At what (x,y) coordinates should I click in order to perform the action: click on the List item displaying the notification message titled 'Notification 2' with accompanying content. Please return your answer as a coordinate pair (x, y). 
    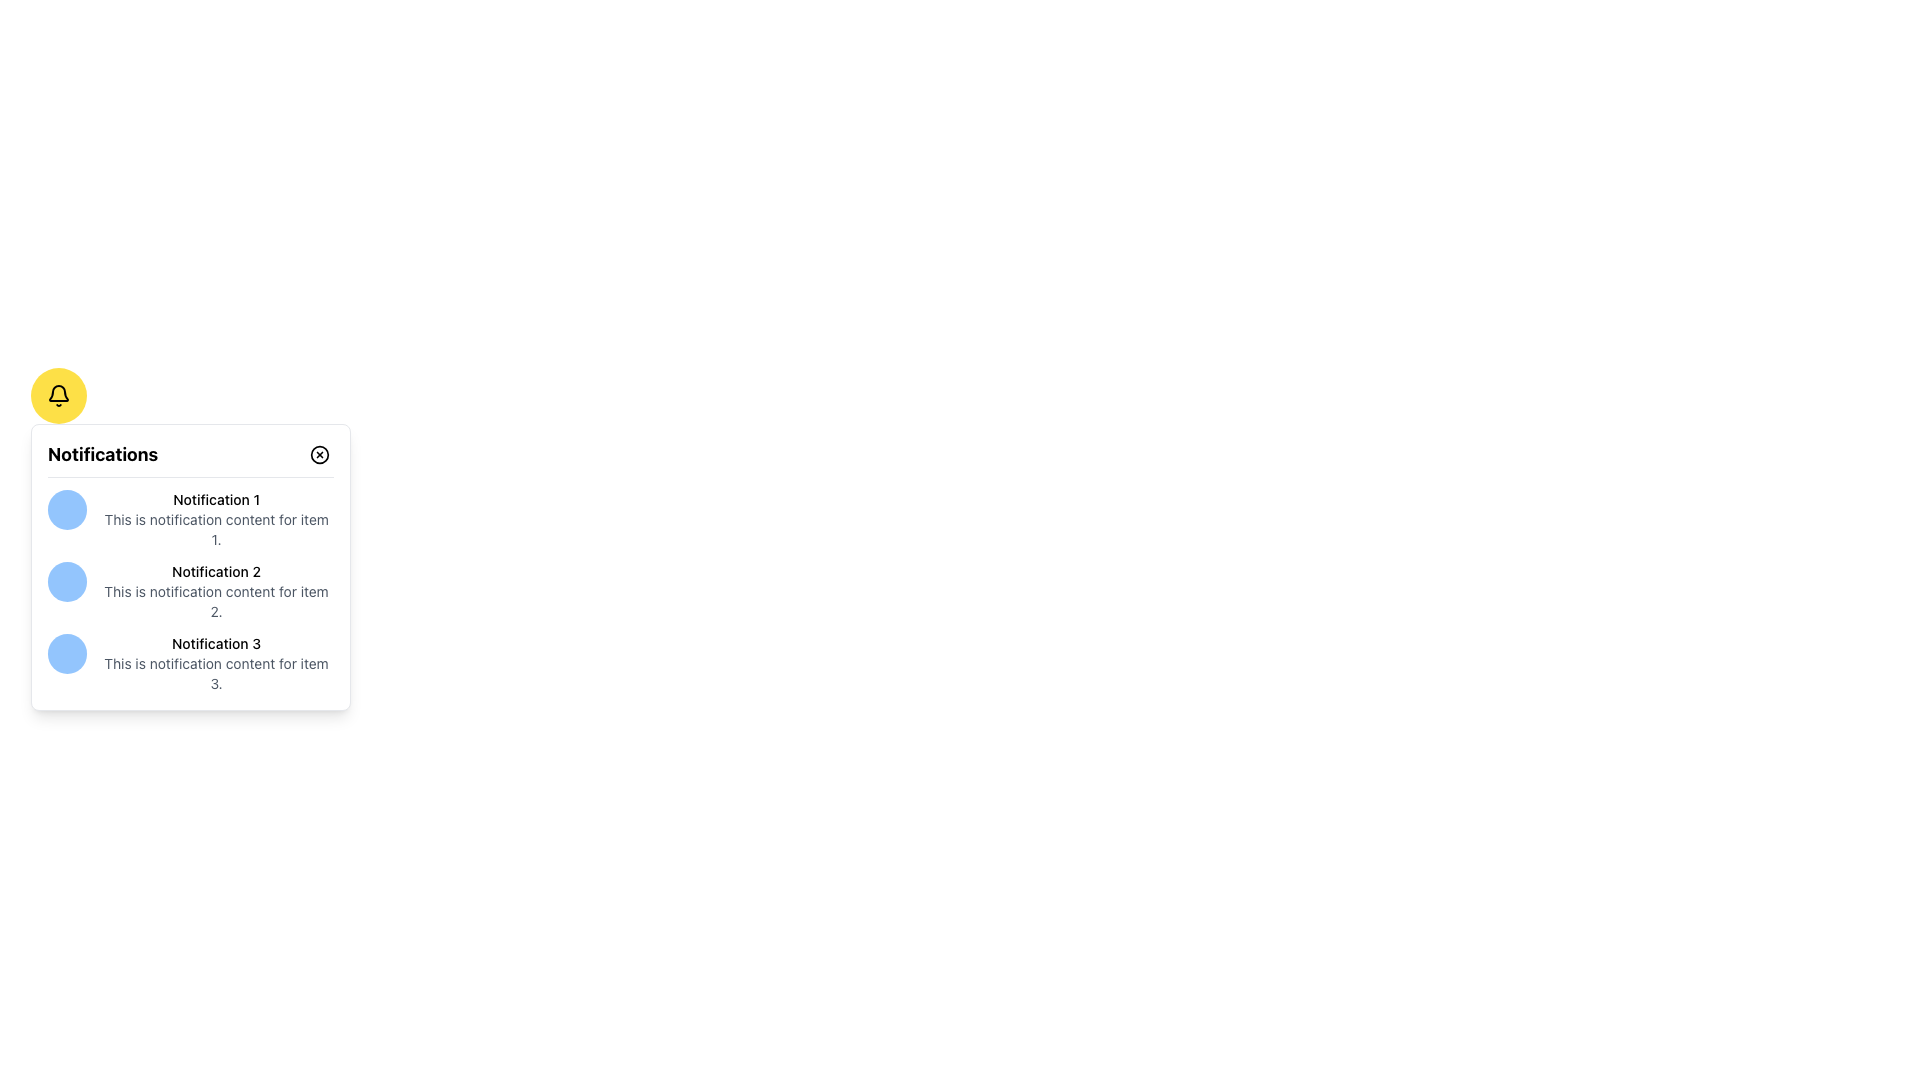
    Looking at the image, I should click on (216, 590).